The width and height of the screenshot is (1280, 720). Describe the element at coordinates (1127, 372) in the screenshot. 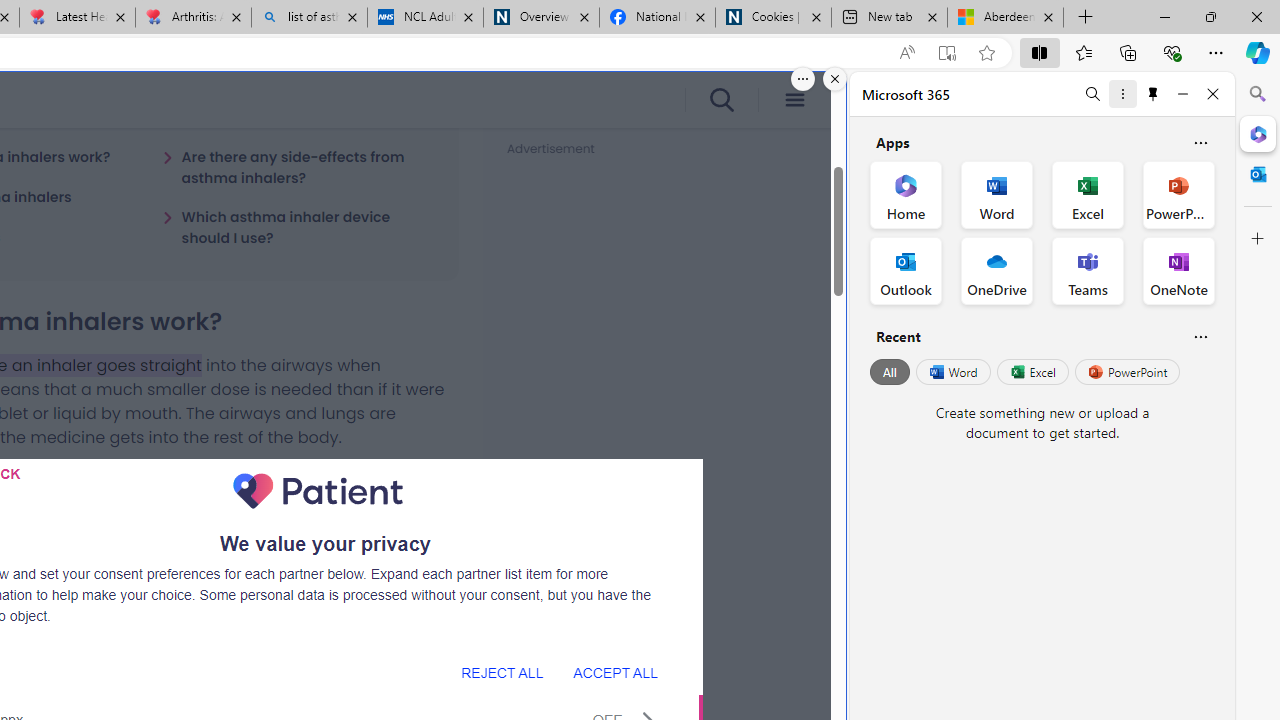

I see `'PowerPoint'` at that location.